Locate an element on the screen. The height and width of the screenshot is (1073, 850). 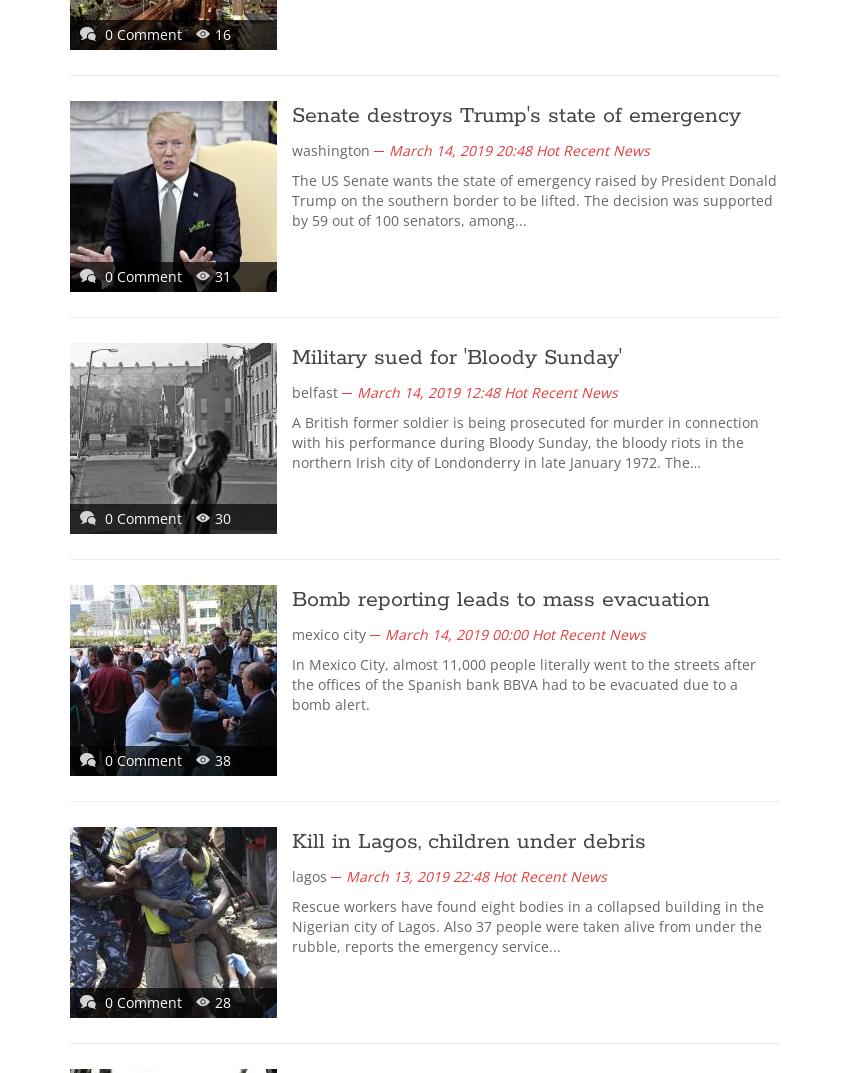
'Bomb reporting leads to mass evacuation' is located at coordinates (500, 599).